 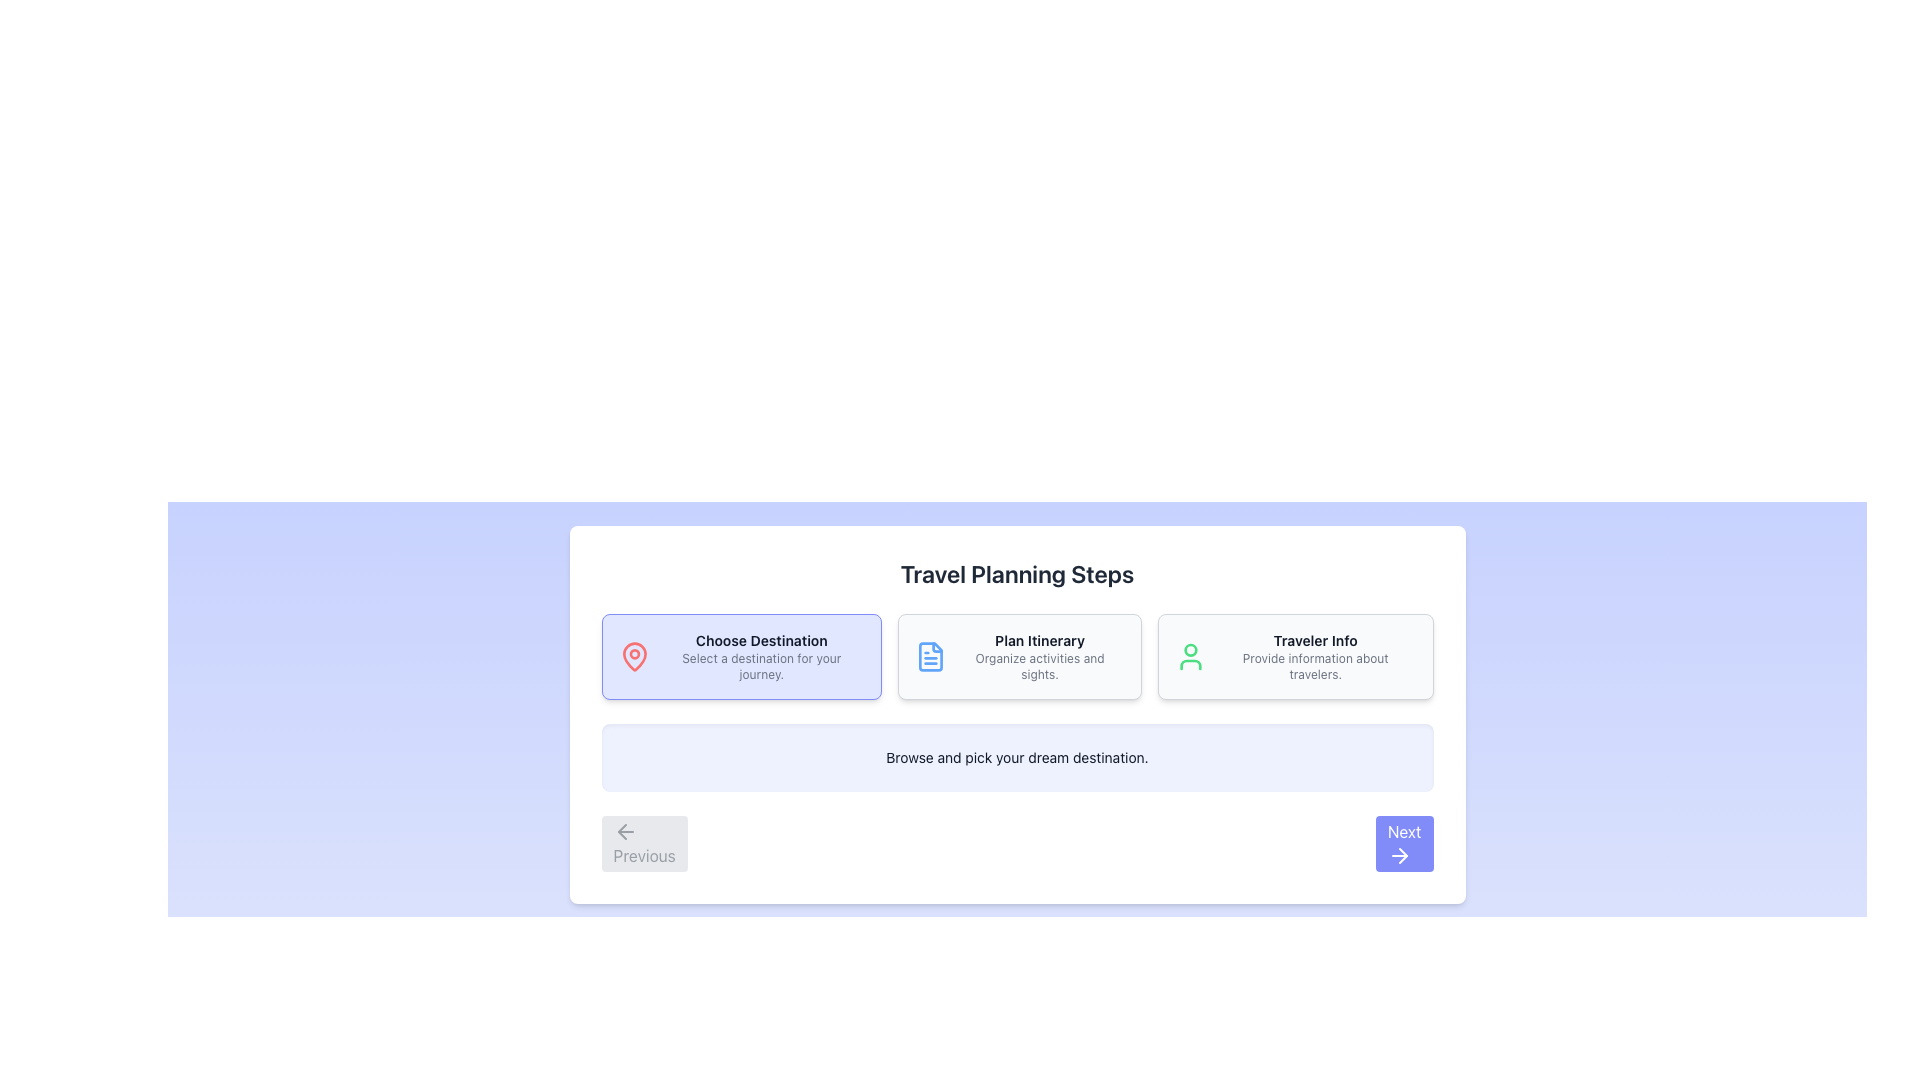 I want to click on the text label reading 'Traveler Info', which is styled in bold dark gray and located at the top of the rightmost tile under the header 'Travel Planning Steps', so click(x=1315, y=640).